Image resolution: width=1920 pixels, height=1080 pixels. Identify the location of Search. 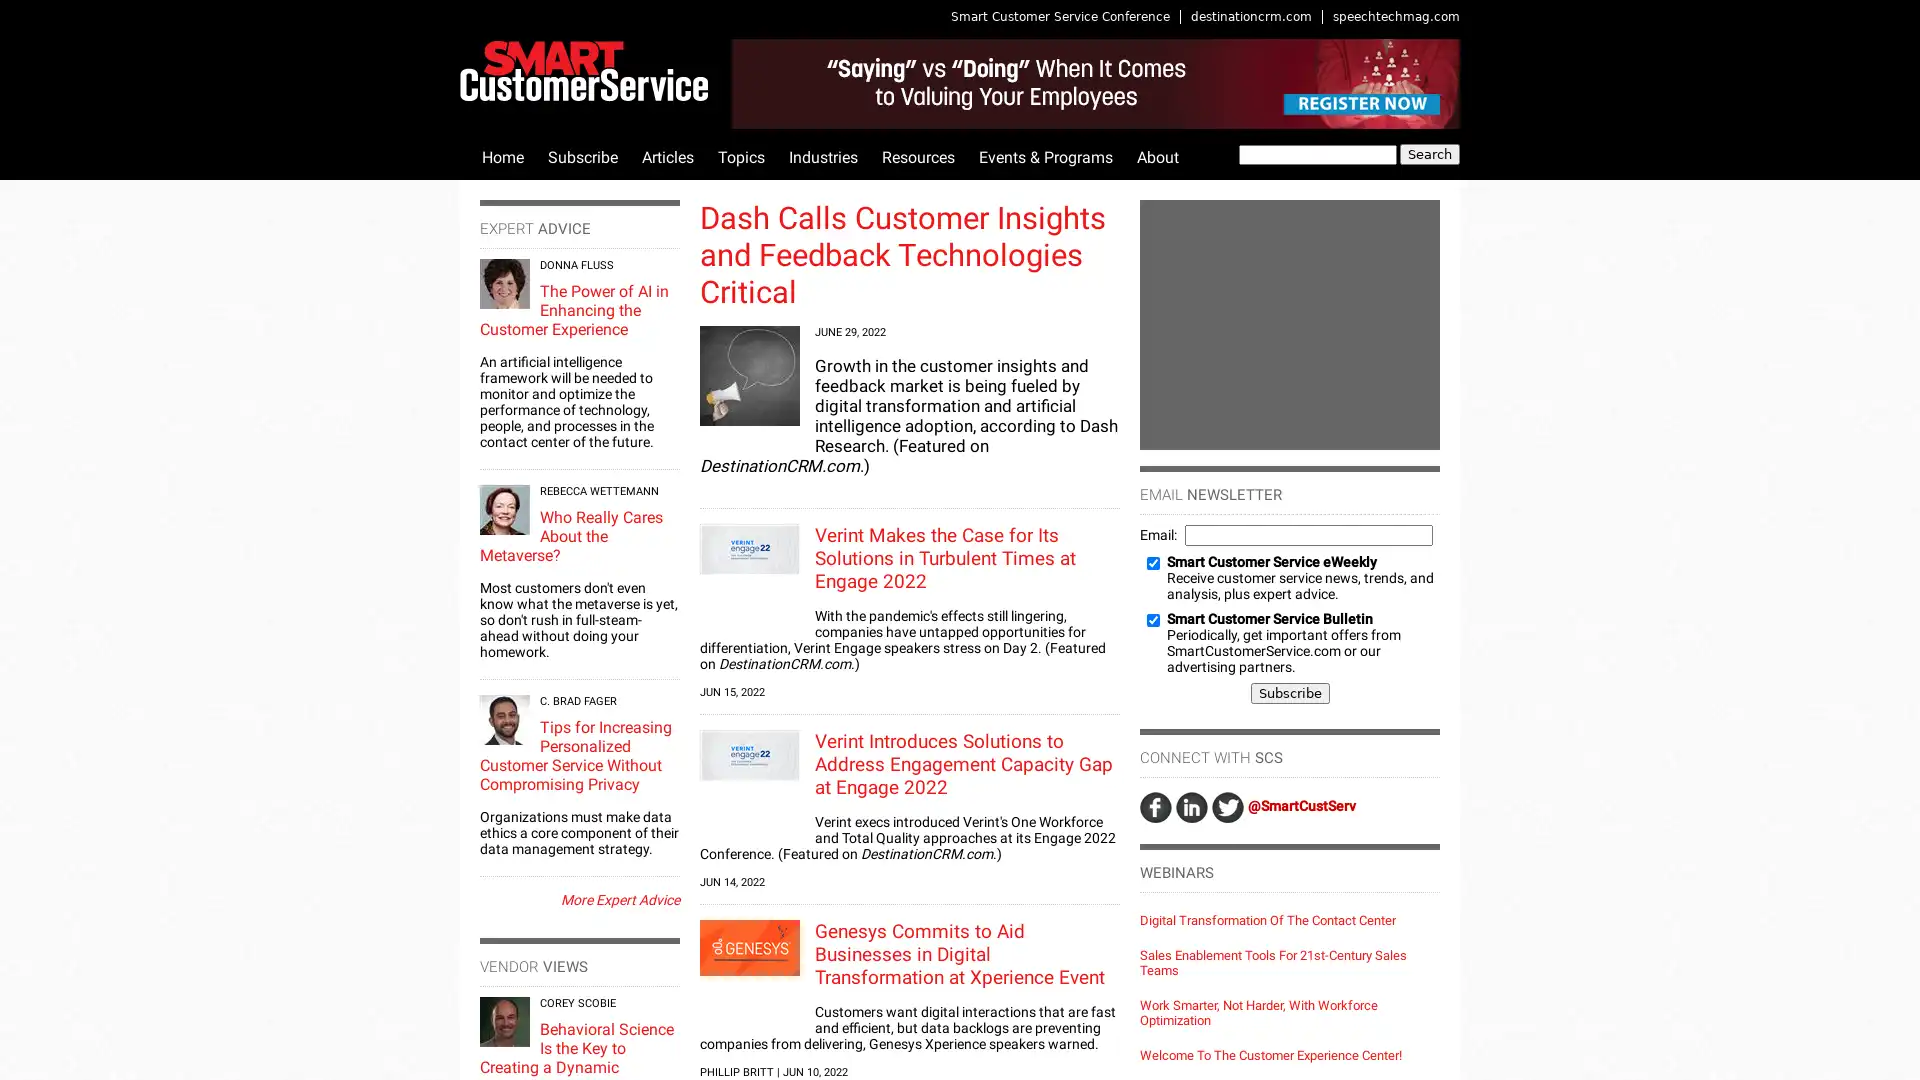
(1429, 153).